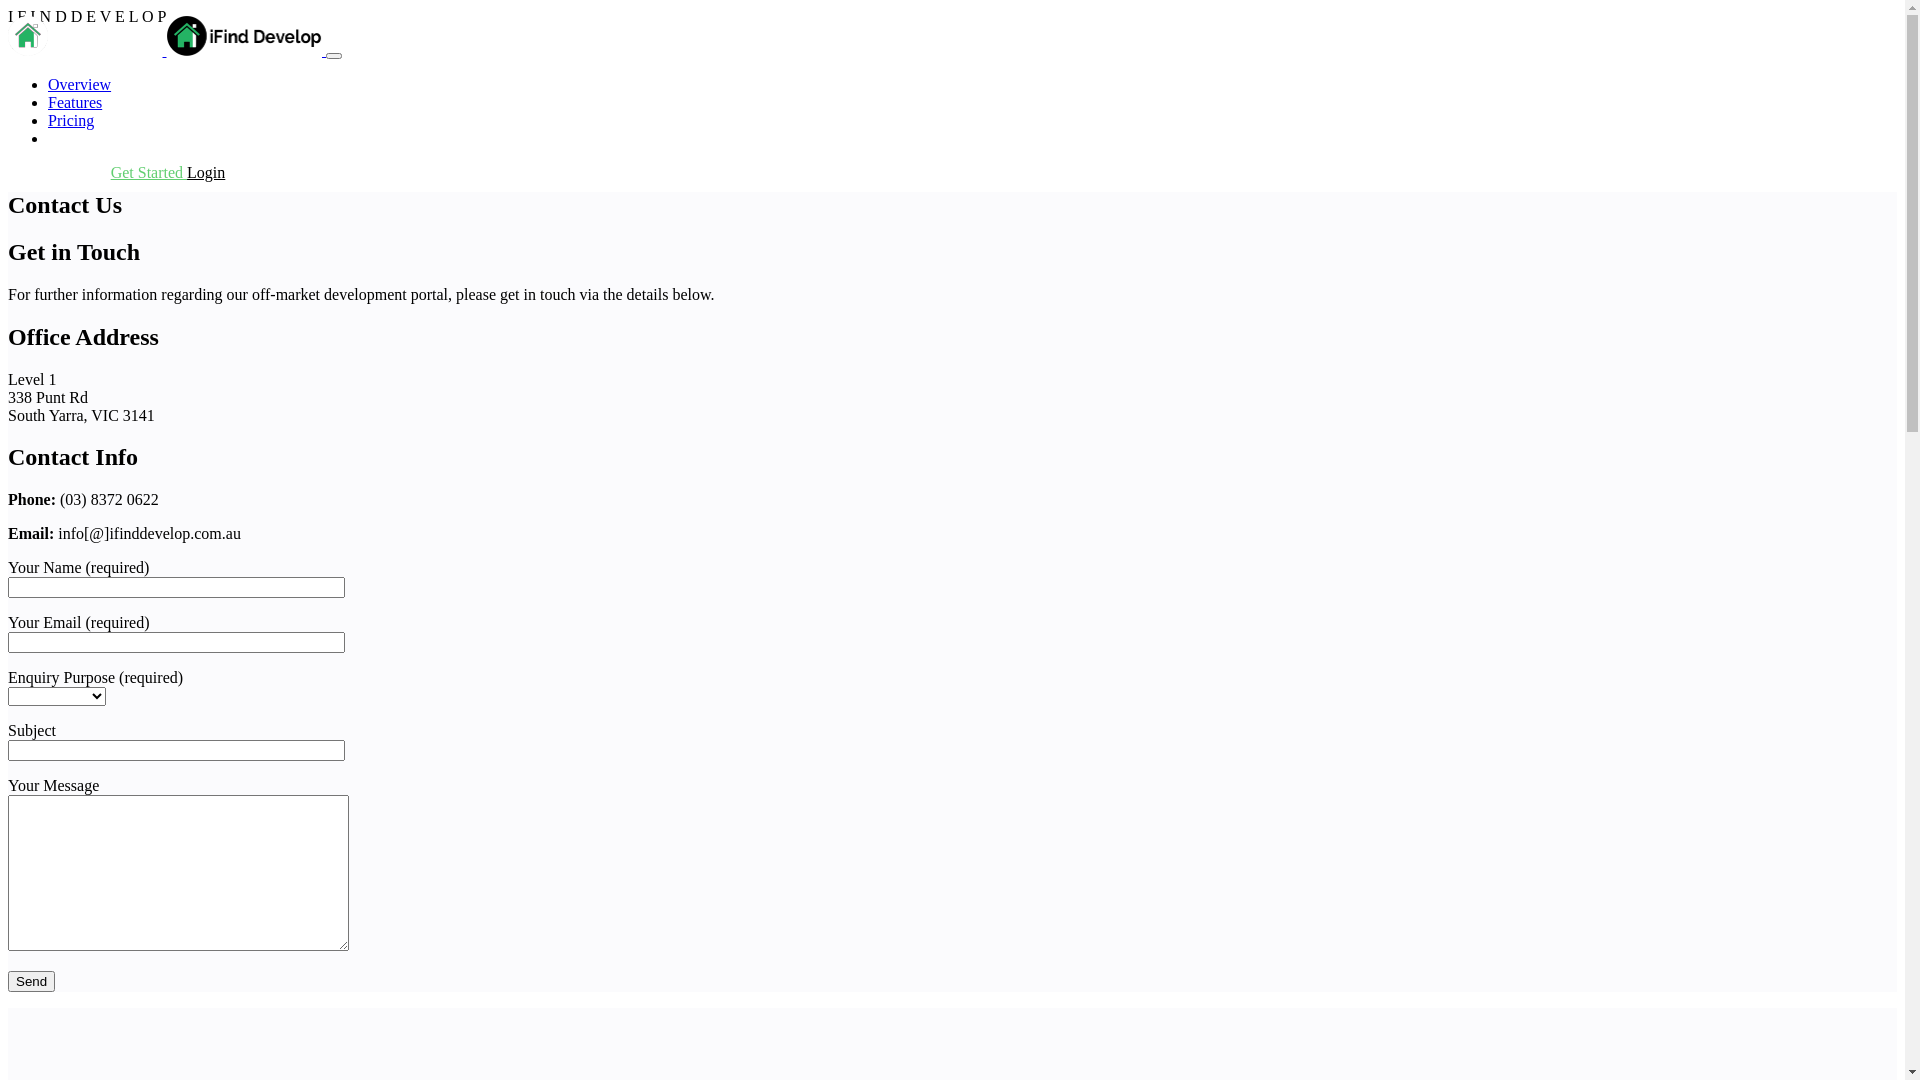  Describe the element at coordinates (72, 137) in the screenshot. I see `'Contact'` at that location.